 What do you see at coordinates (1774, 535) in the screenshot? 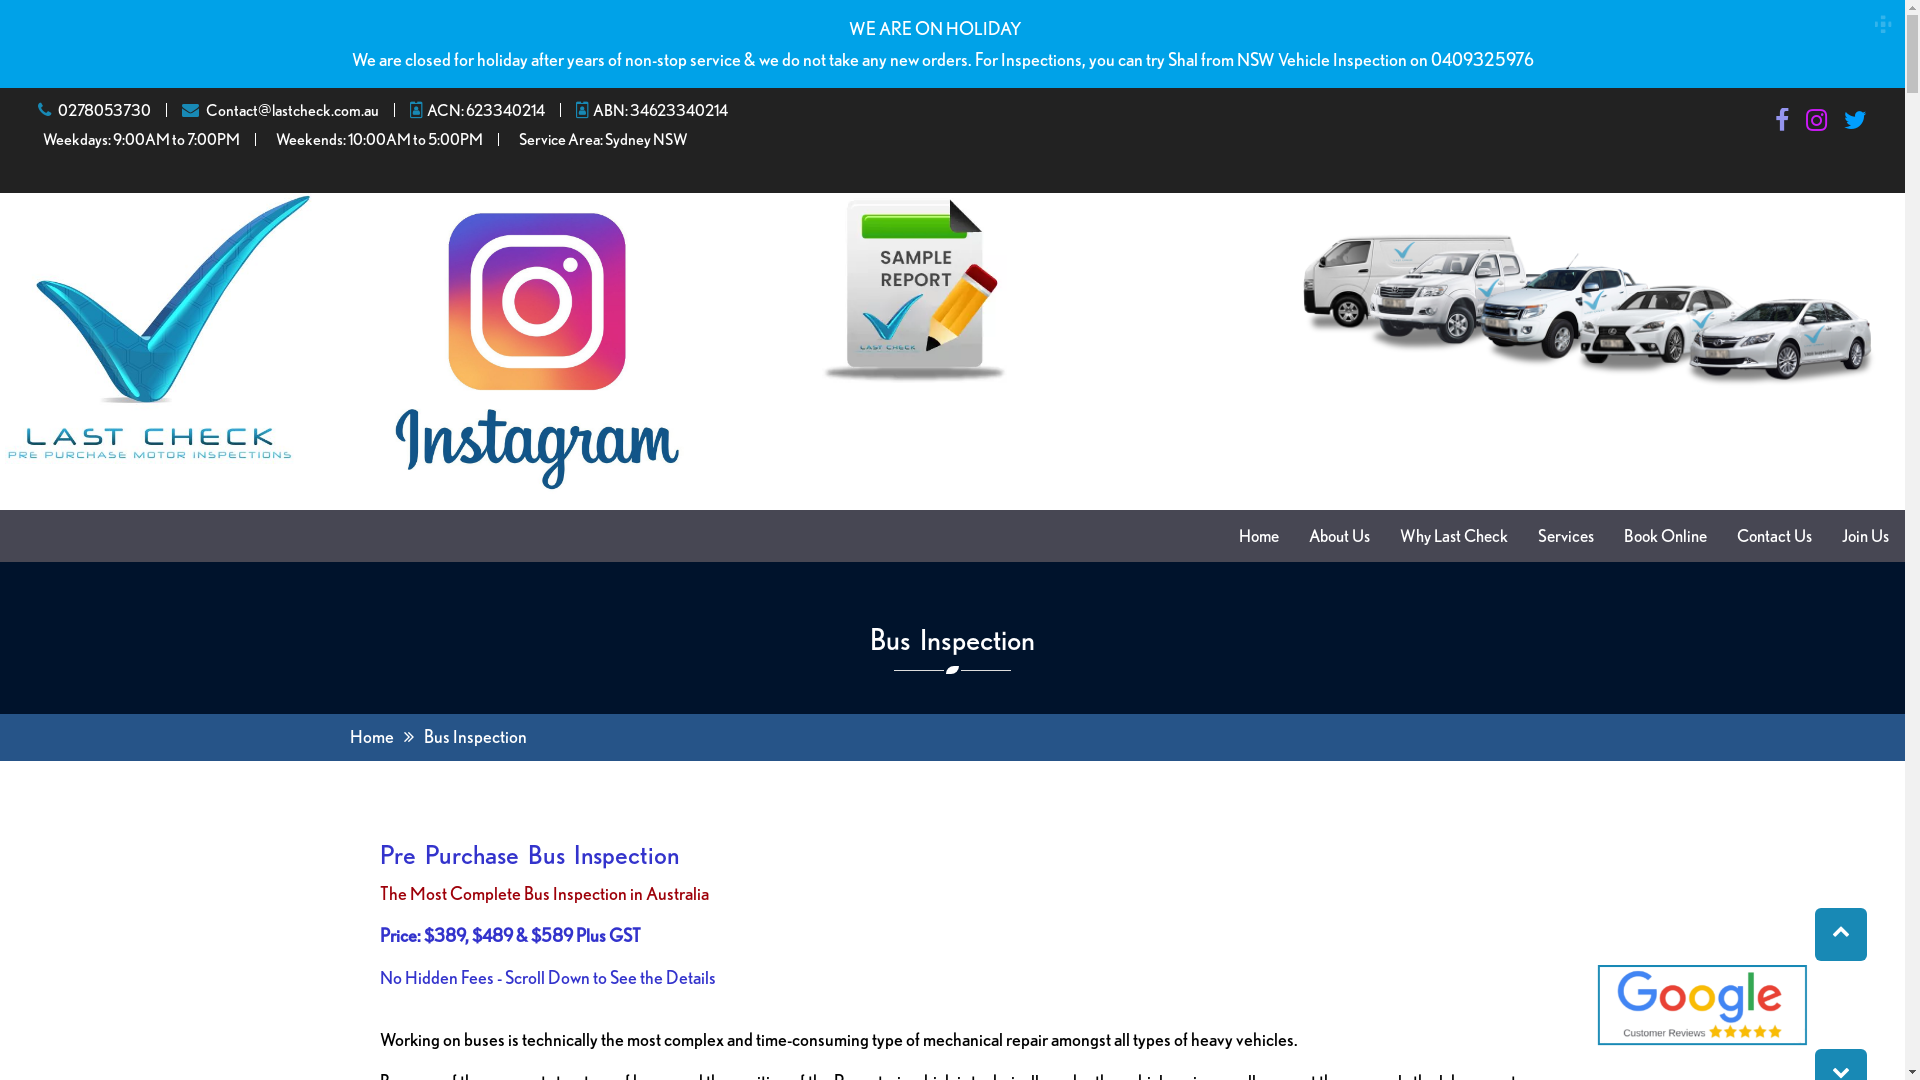
I see `'Contact Us'` at bounding box center [1774, 535].